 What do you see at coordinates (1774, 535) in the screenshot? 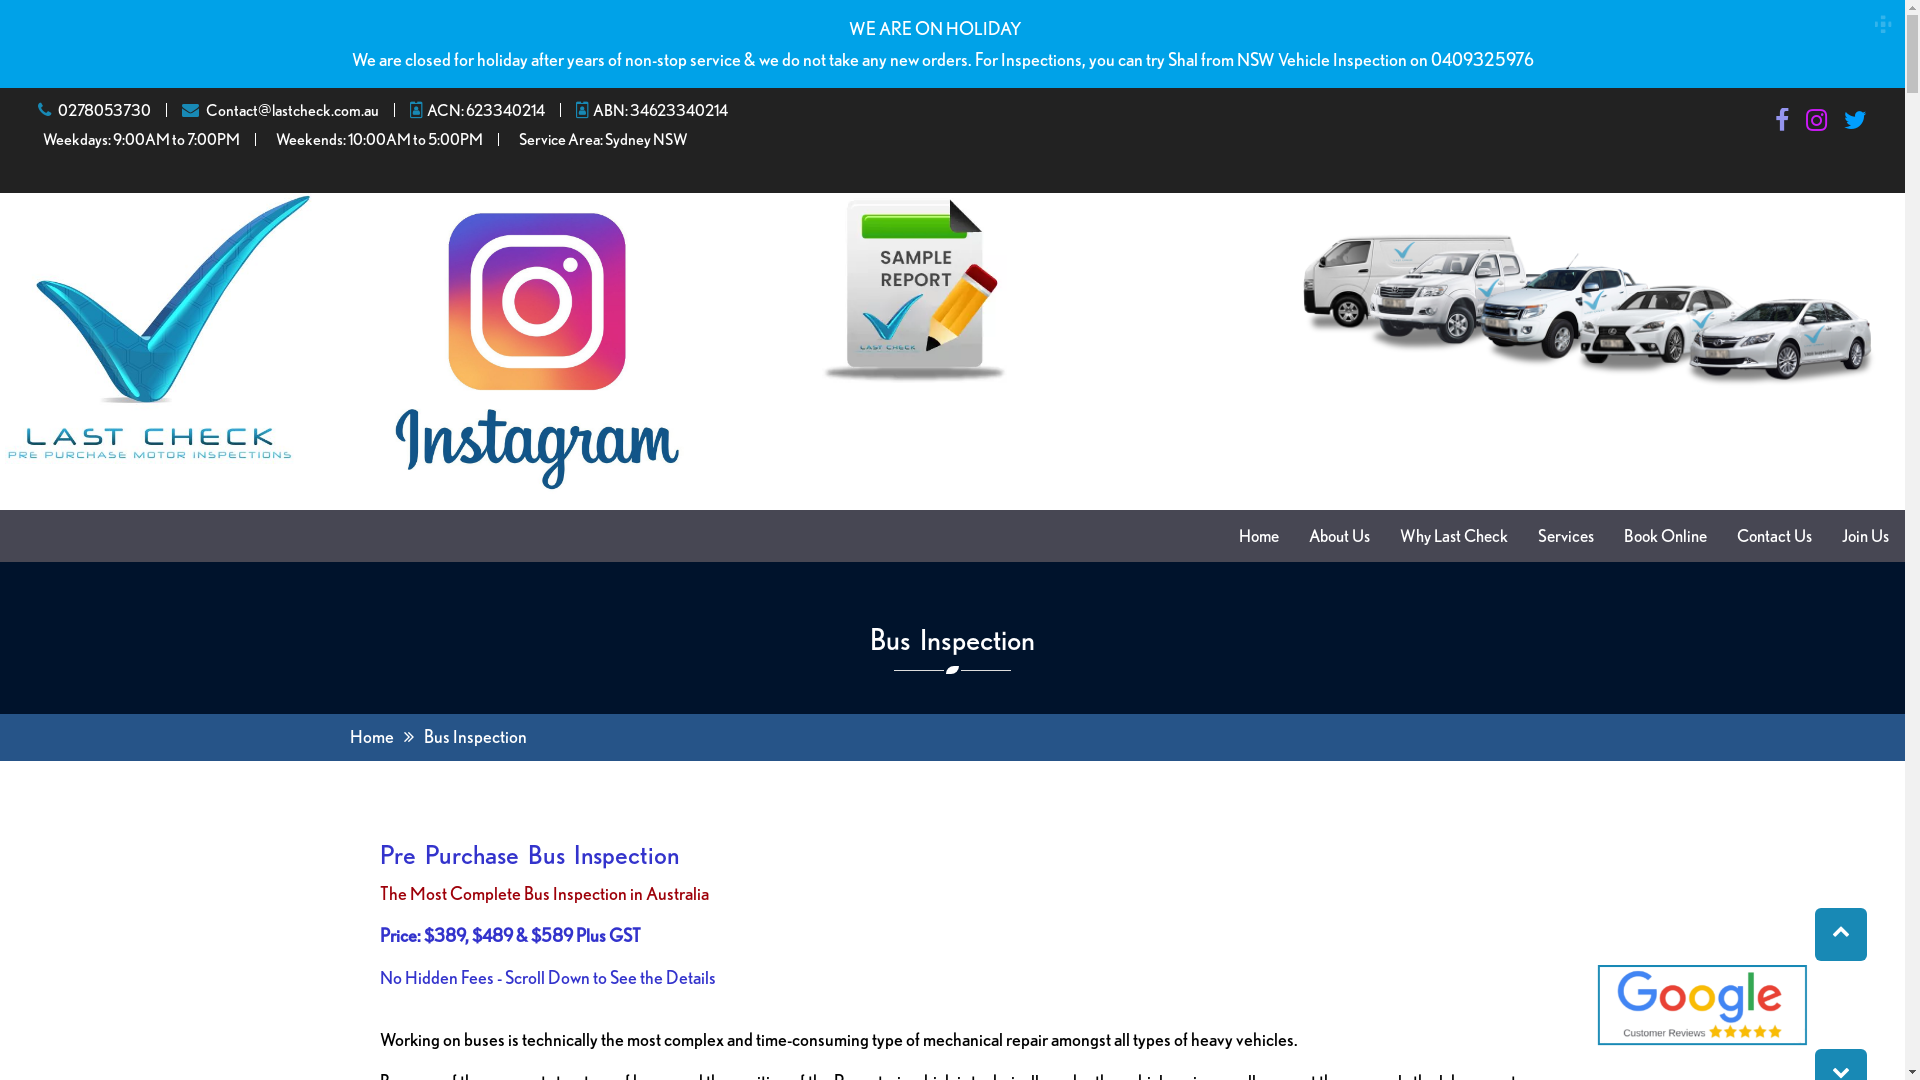
I see `'Contact Us'` at bounding box center [1774, 535].